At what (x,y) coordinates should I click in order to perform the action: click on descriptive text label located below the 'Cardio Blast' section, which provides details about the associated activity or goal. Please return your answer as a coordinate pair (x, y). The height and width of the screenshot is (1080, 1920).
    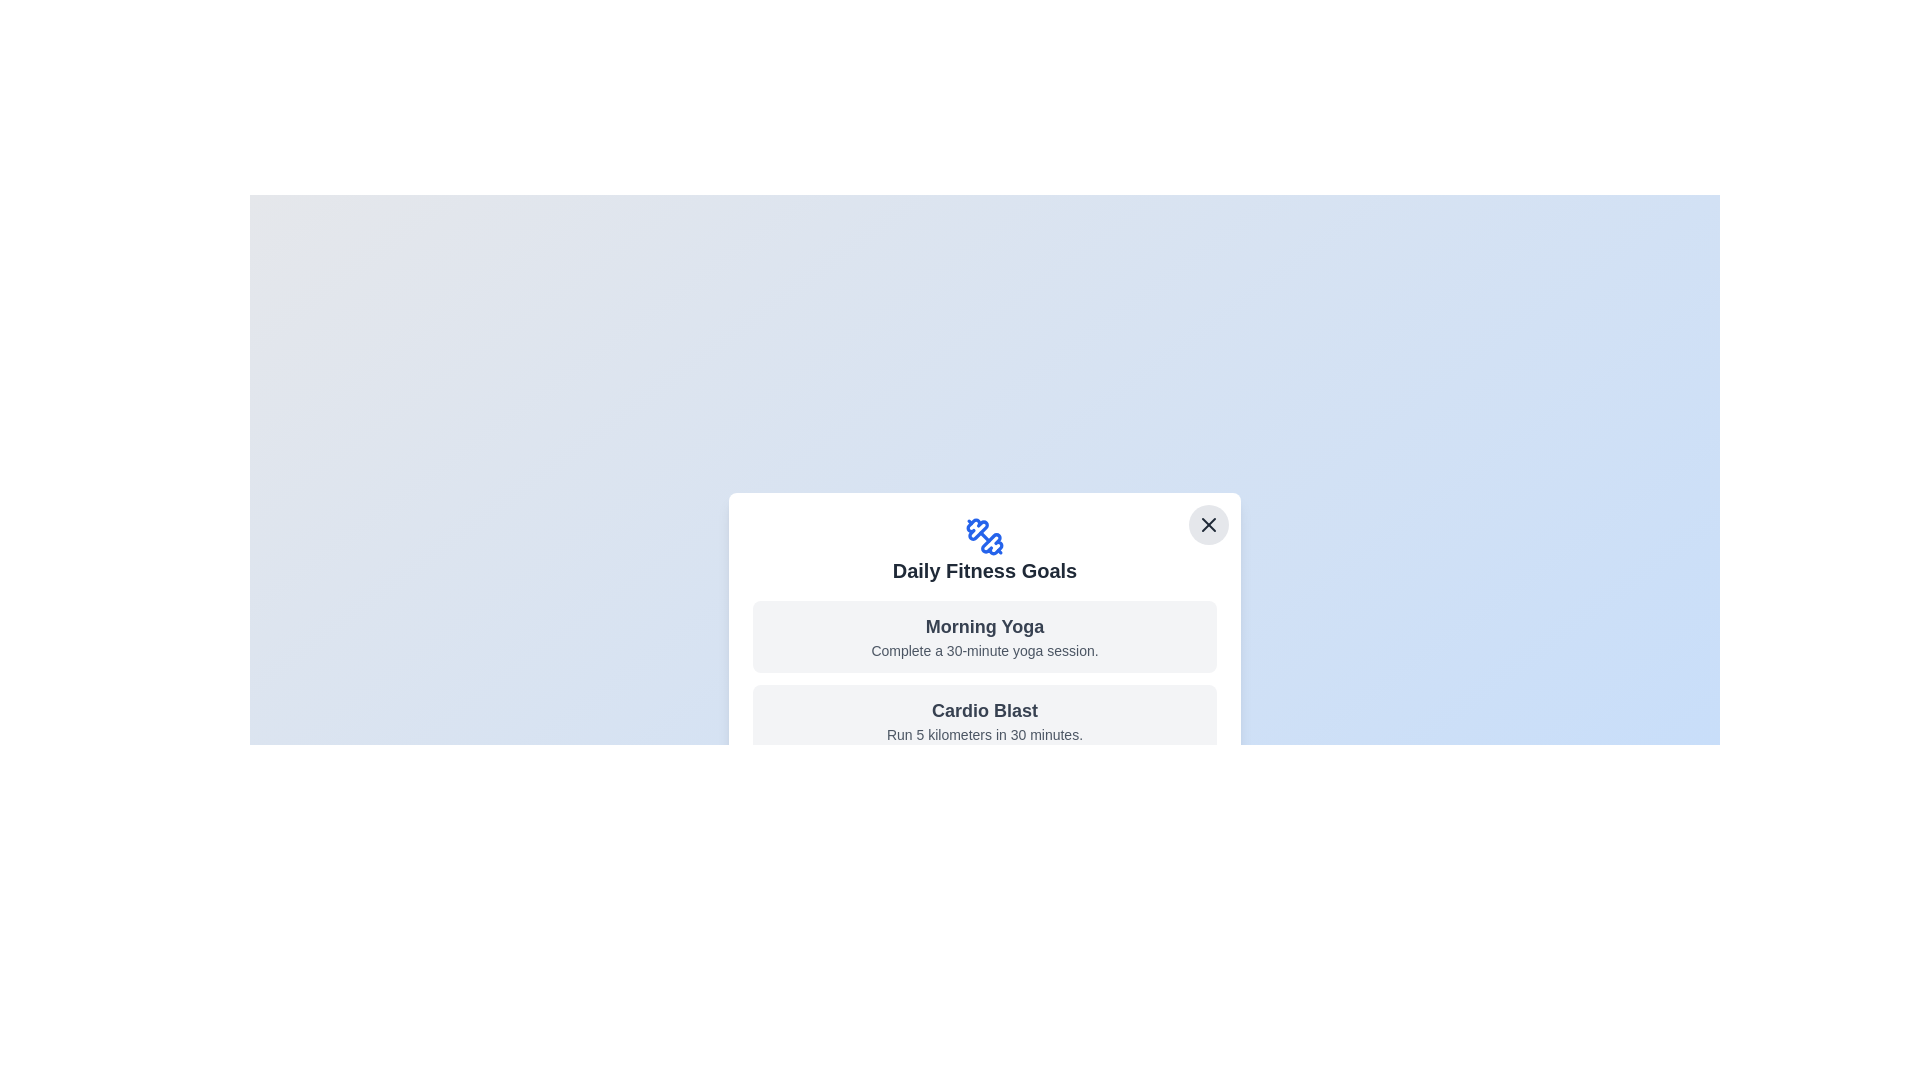
    Looking at the image, I should click on (984, 735).